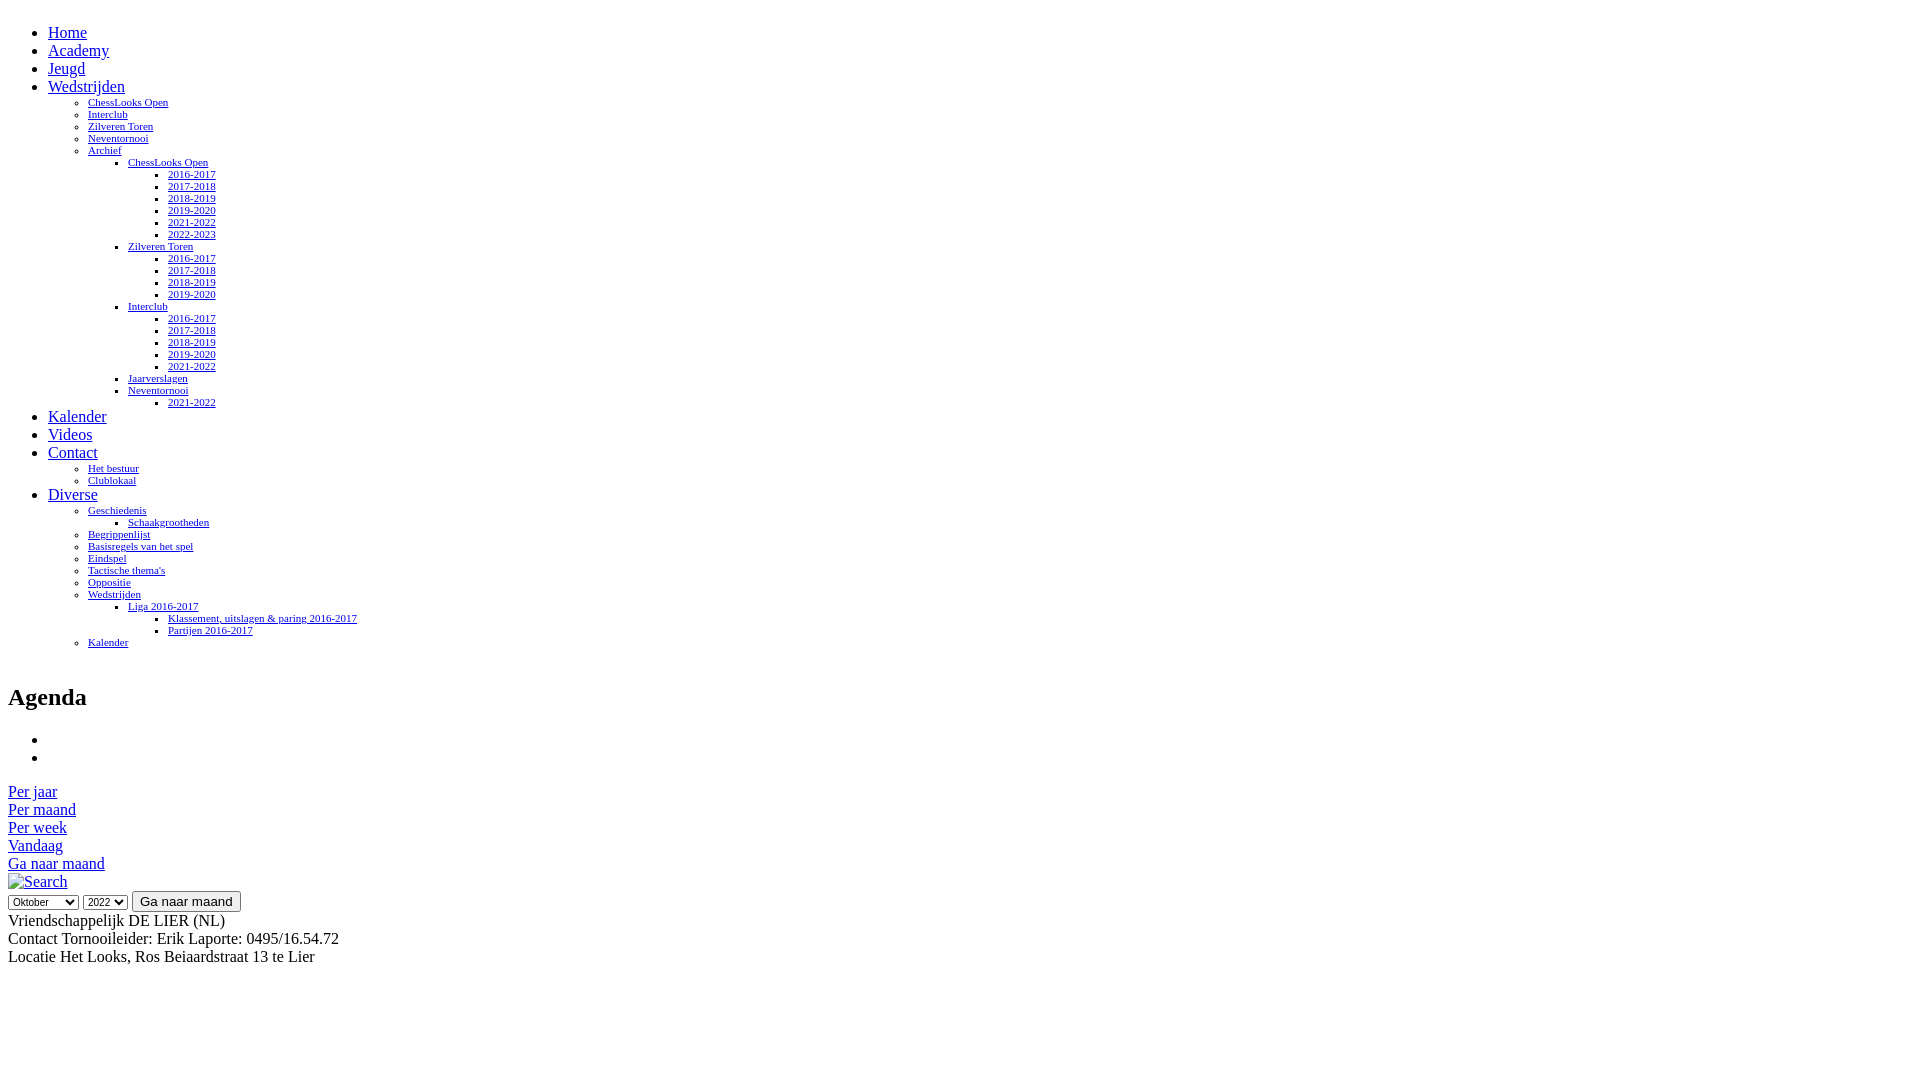 This screenshot has height=1080, width=1920. I want to click on 'Basisregels van het spel', so click(139, 546).